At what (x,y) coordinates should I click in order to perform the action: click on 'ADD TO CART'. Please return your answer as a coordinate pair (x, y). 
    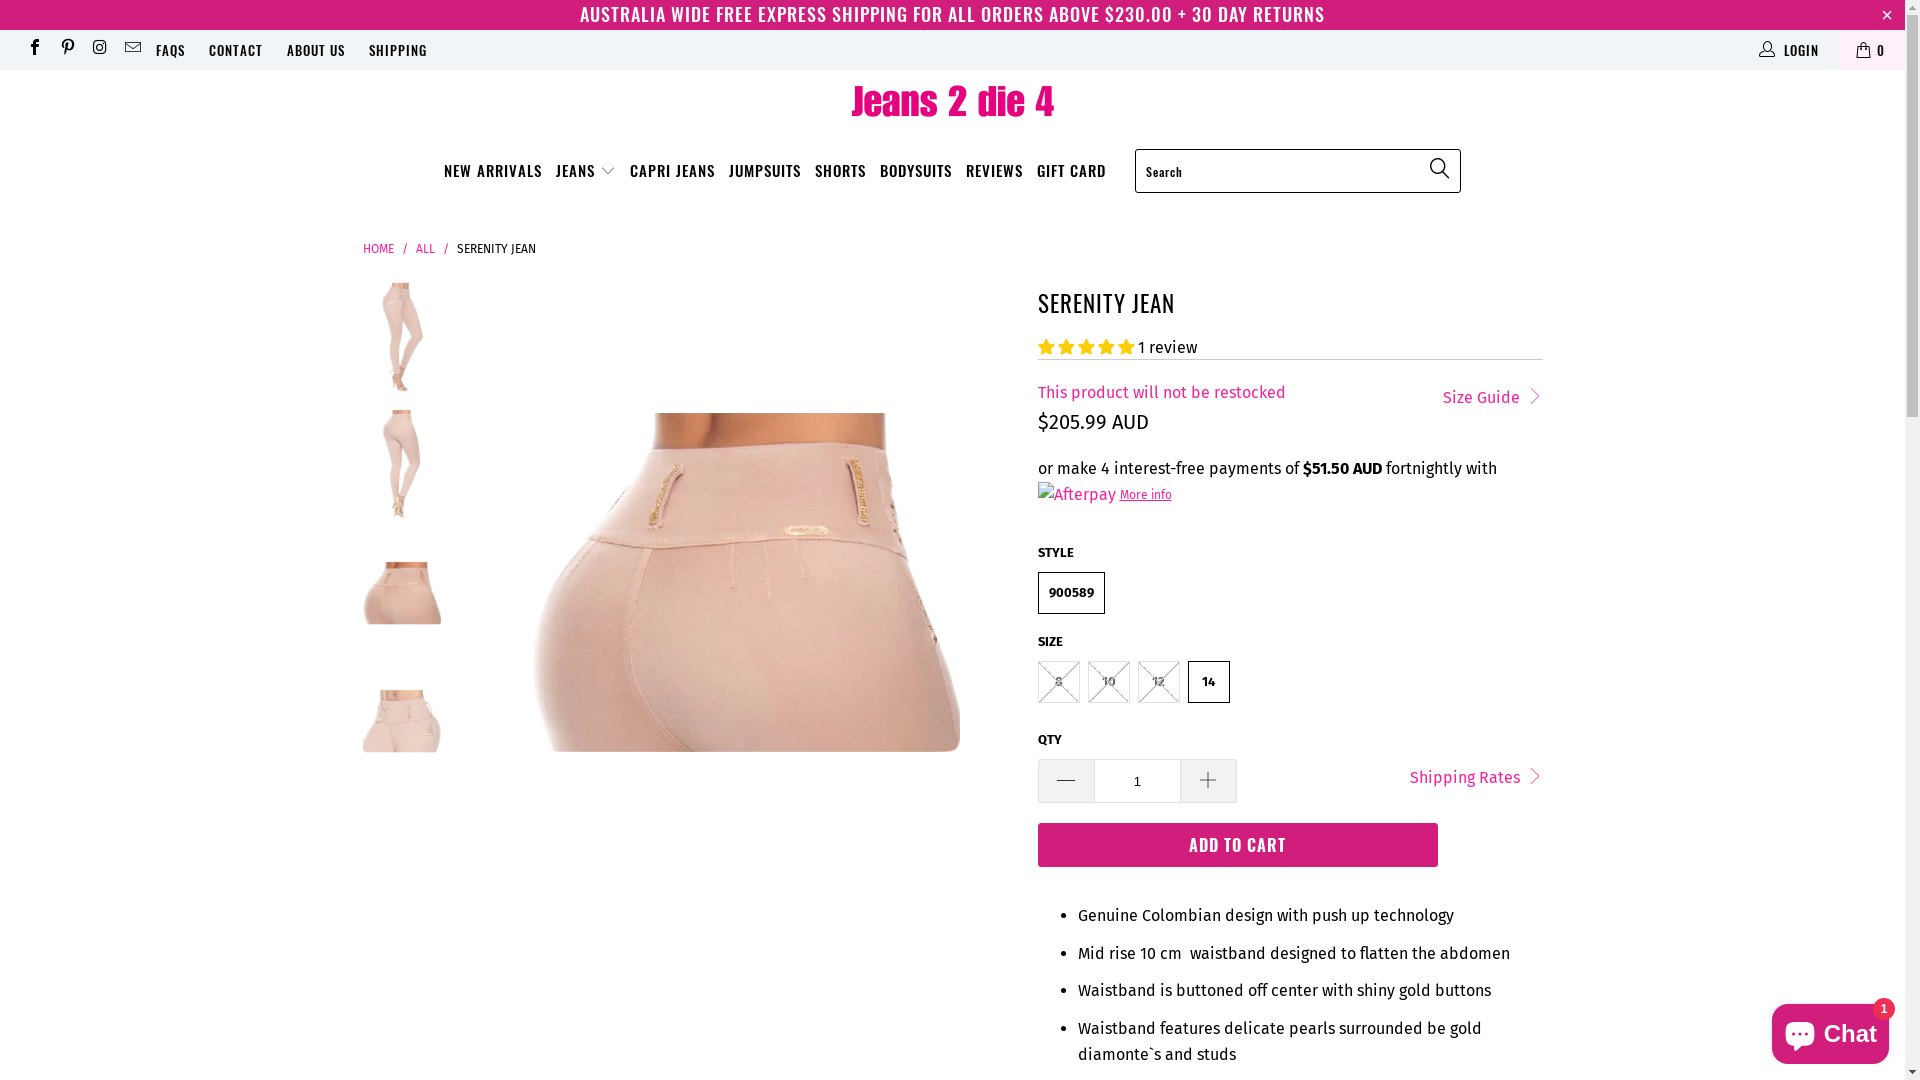
    Looking at the image, I should click on (1237, 844).